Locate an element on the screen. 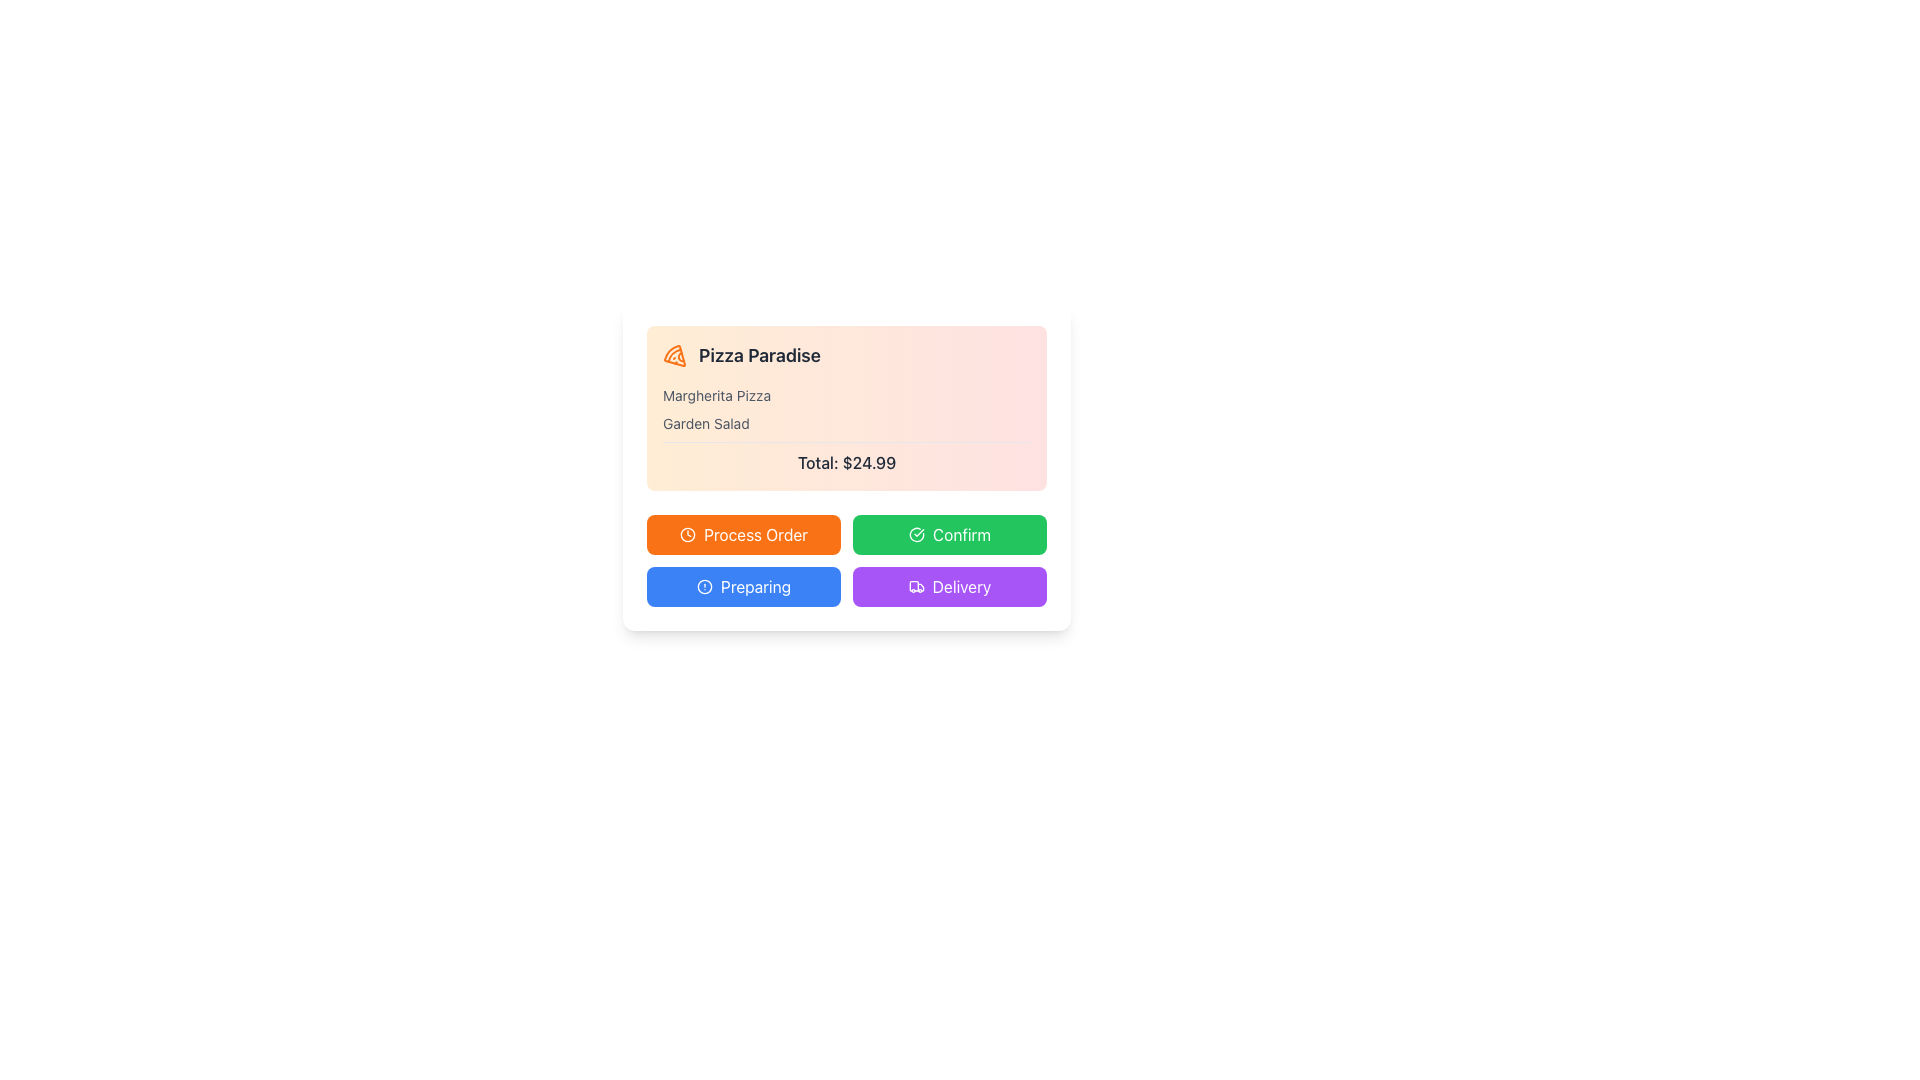 The width and height of the screenshot is (1920, 1080). the text label that summarizes the total cost of the items, located centrally in the lower section of the card, below the item descriptions and above the action buttons is located at coordinates (846, 462).